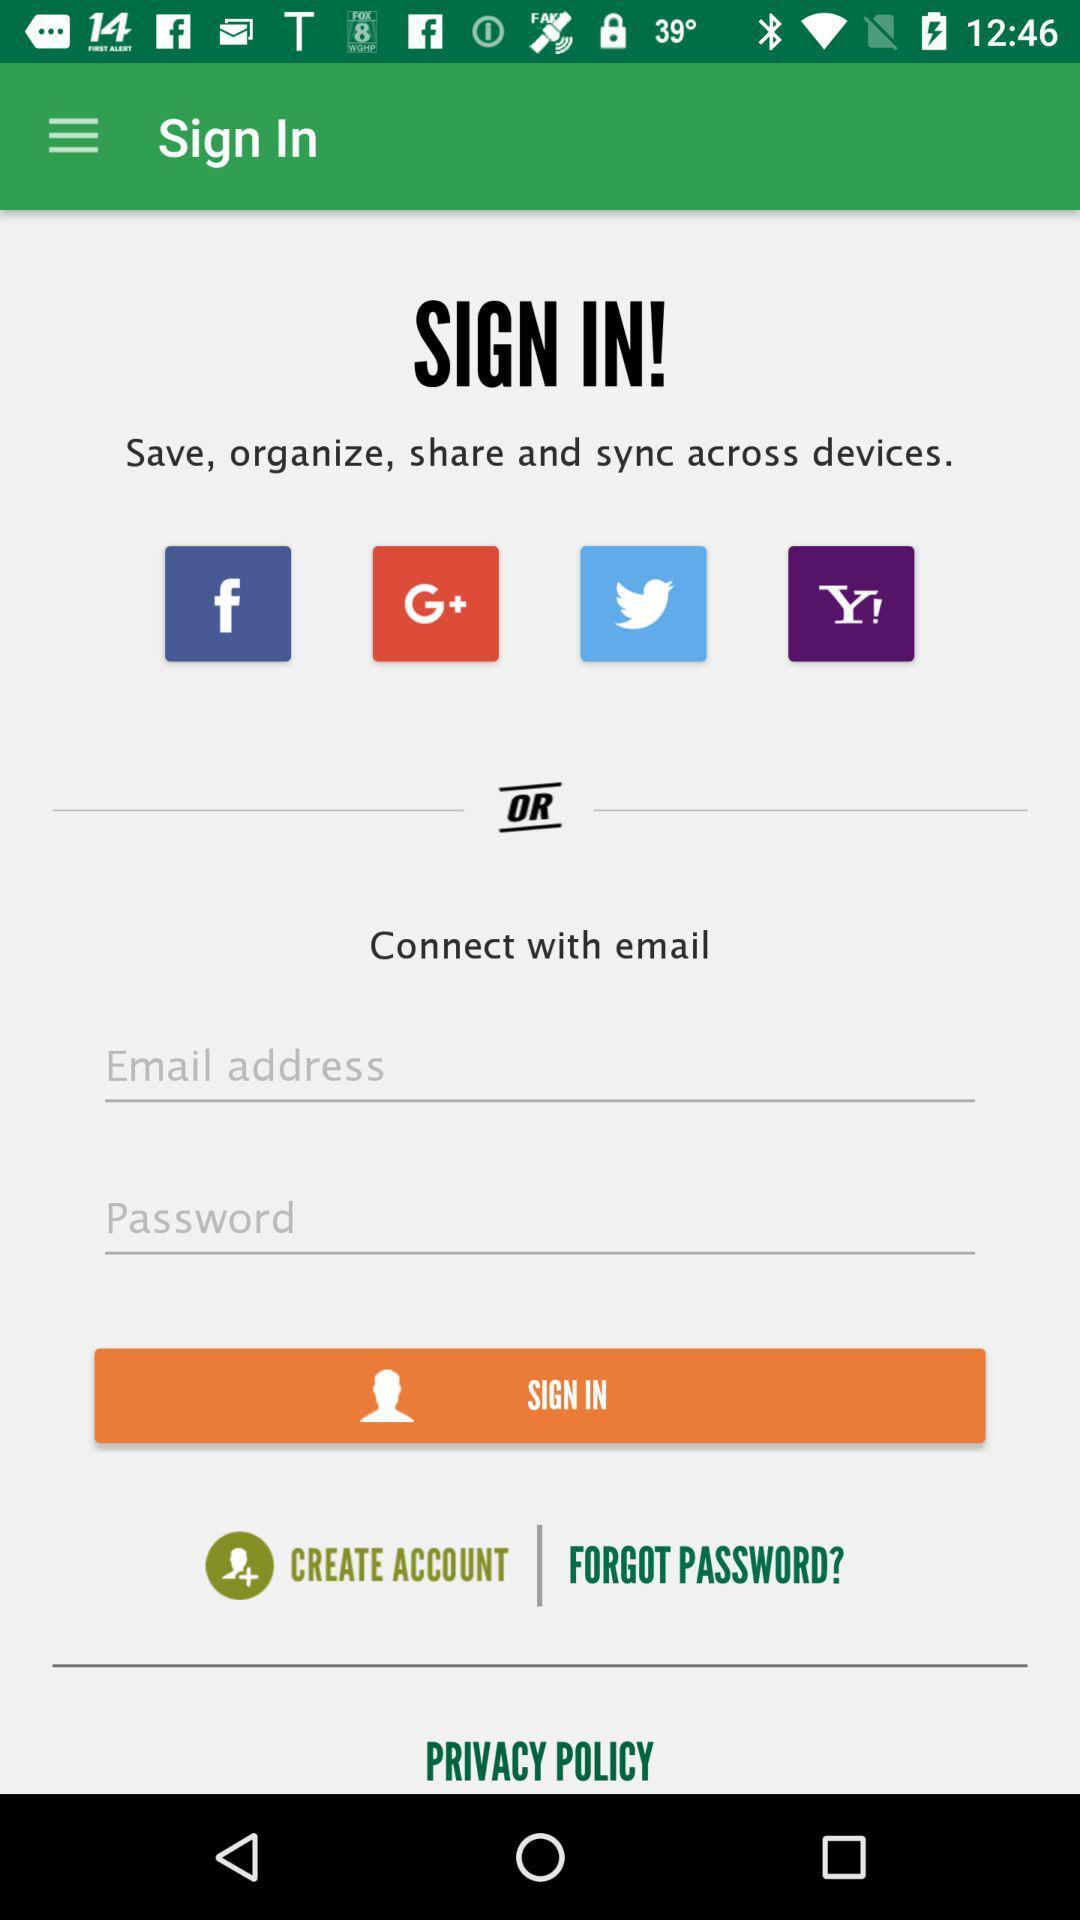 Image resolution: width=1080 pixels, height=1920 pixels. What do you see at coordinates (851, 602) in the screenshot?
I see `the icon at the top right corner` at bounding box center [851, 602].